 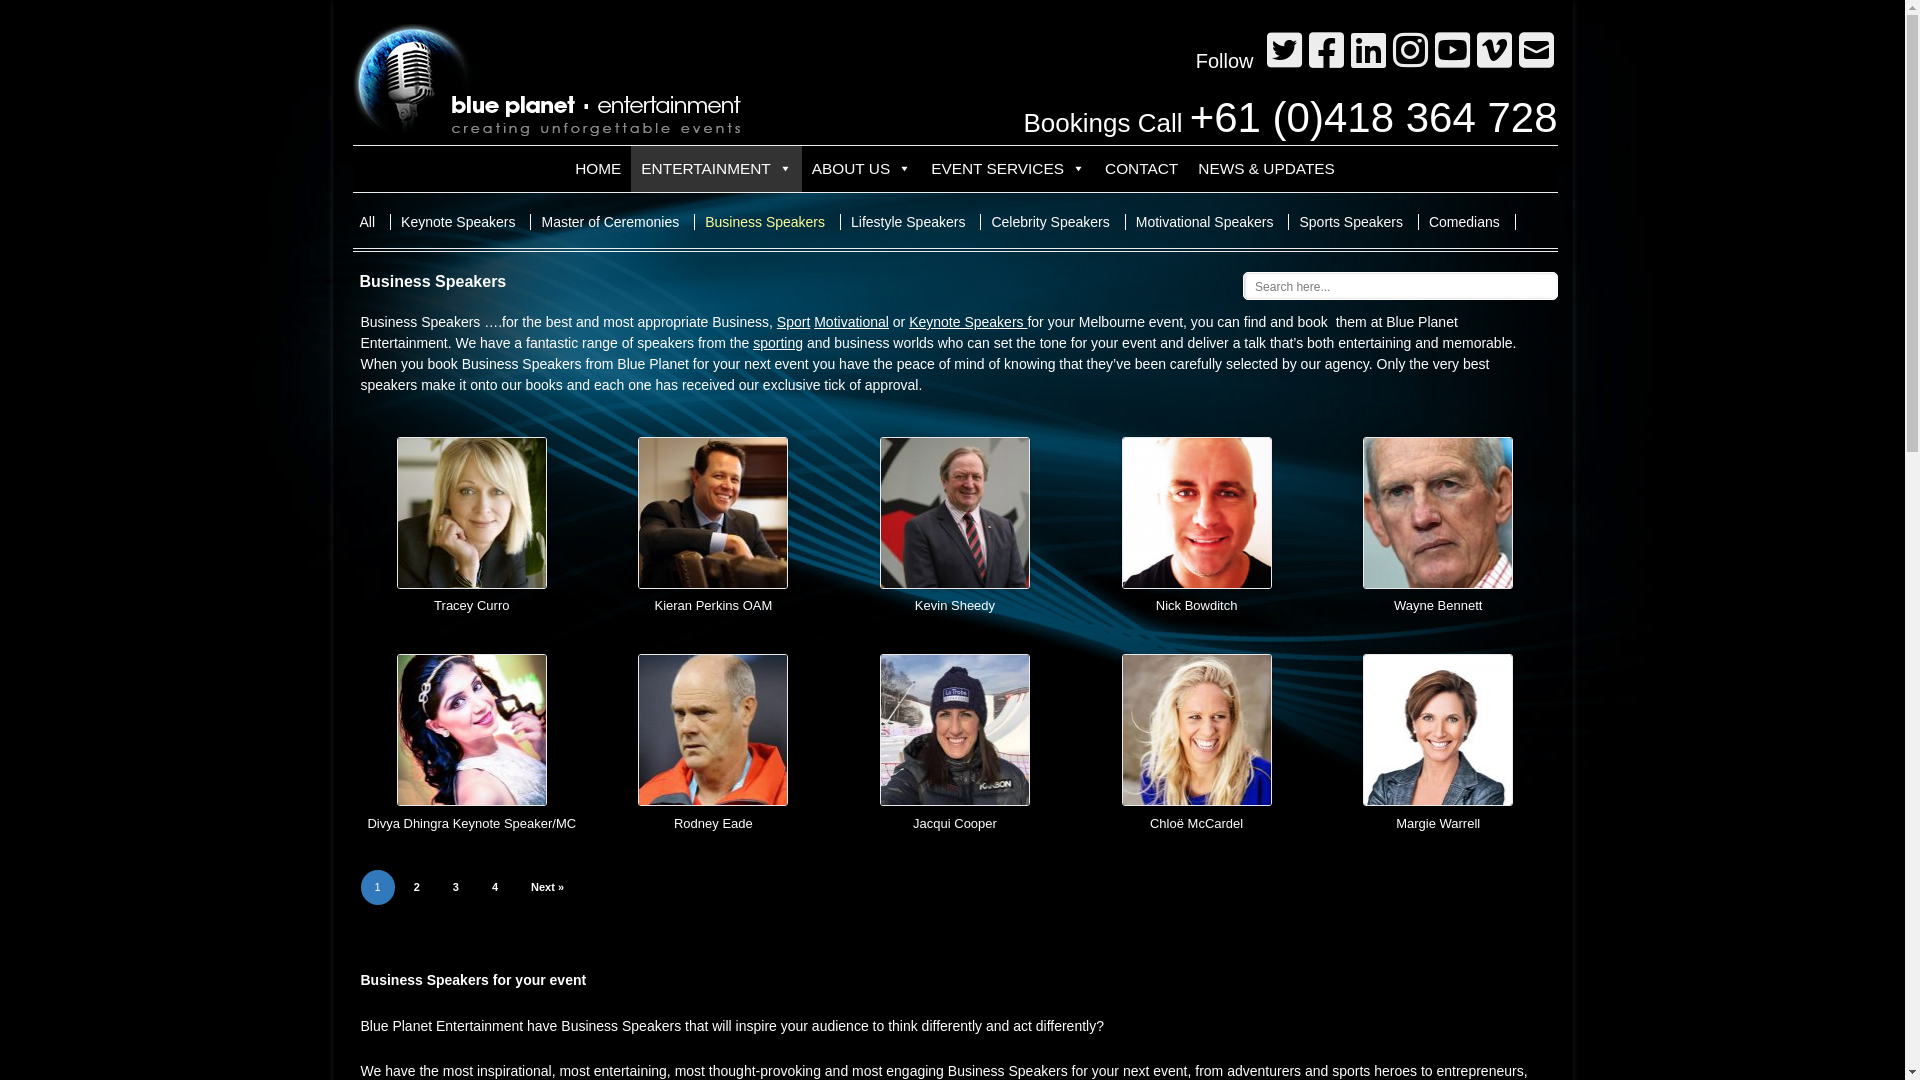 I want to click on 'Motivational Speakers', so click(x=1212, y=222).